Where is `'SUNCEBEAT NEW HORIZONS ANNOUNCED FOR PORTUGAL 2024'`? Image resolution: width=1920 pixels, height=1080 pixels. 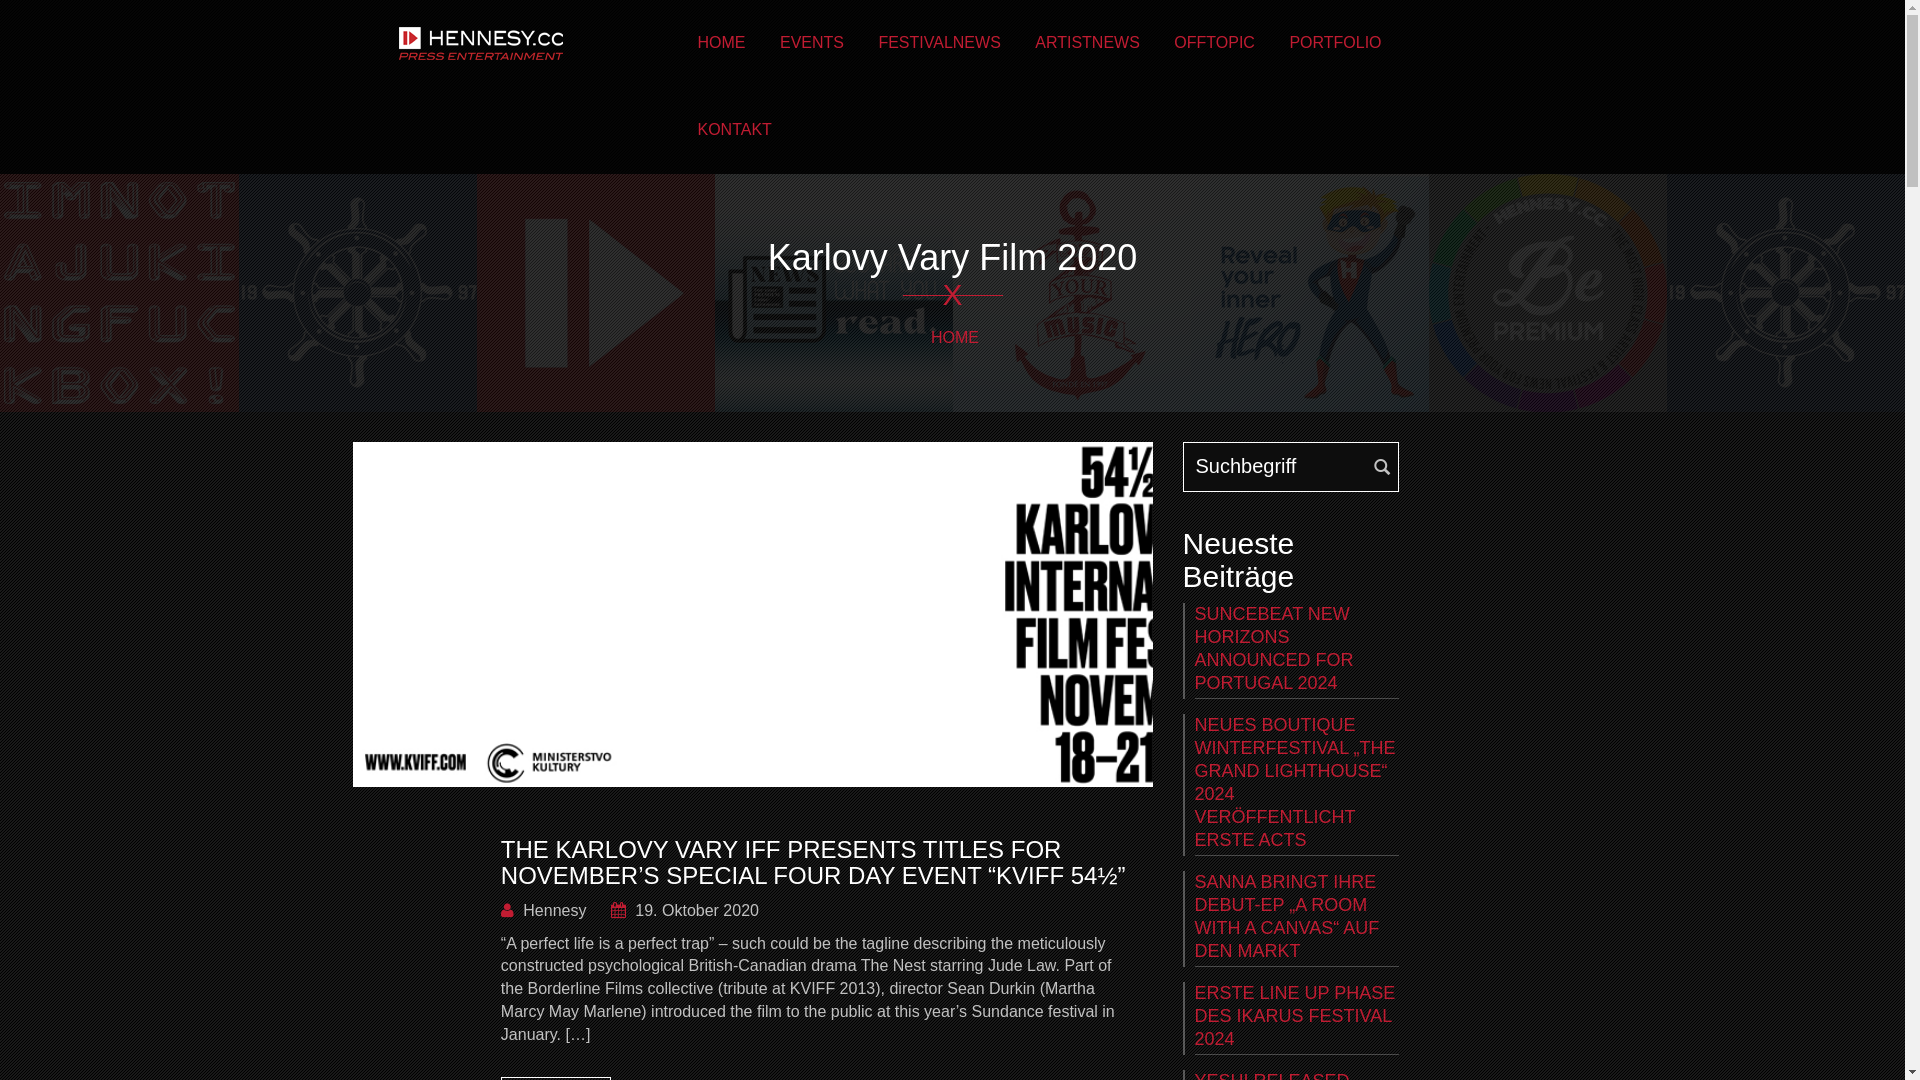
'SUNCEBEAT NEW HORIZONS ANNOUNCED FOR PORTUGAL 2024' is located at coordinates (1296, 651).